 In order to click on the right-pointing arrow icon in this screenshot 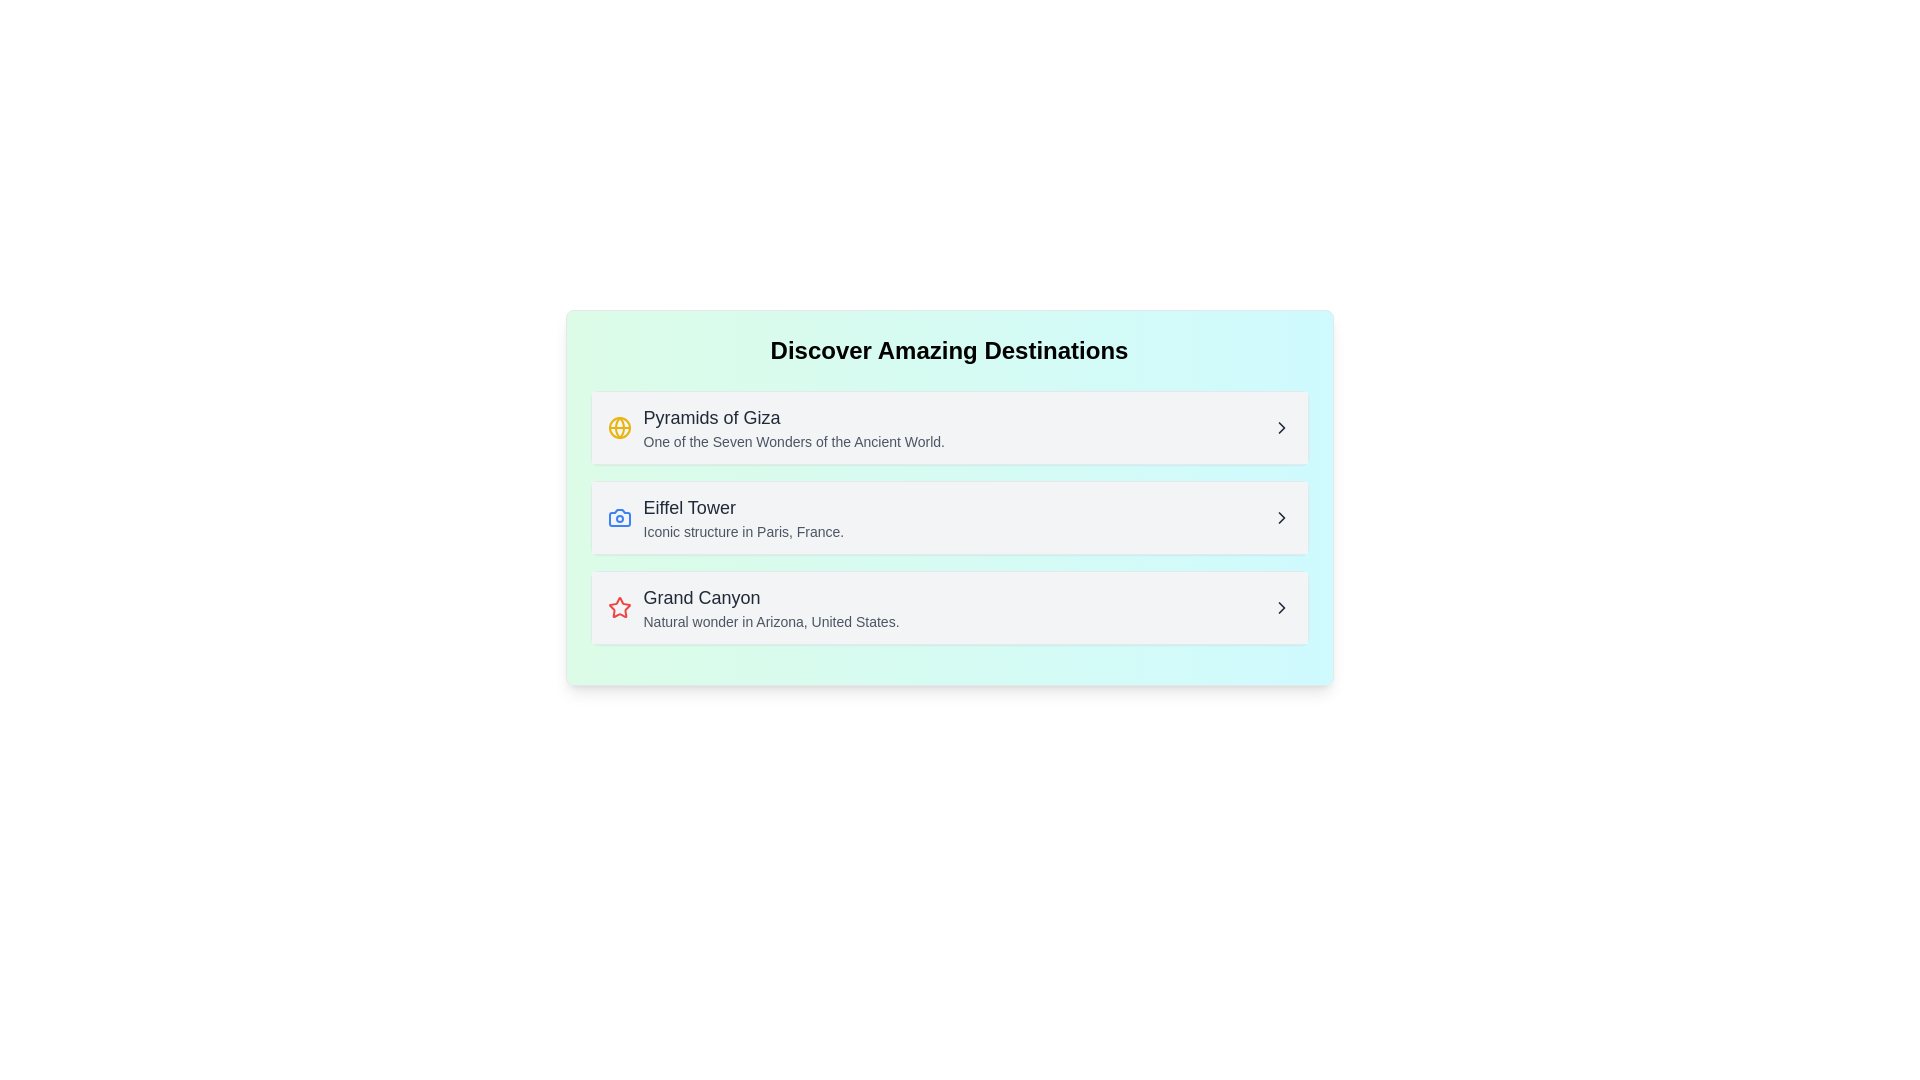, I will do `click(1281, 516)`.